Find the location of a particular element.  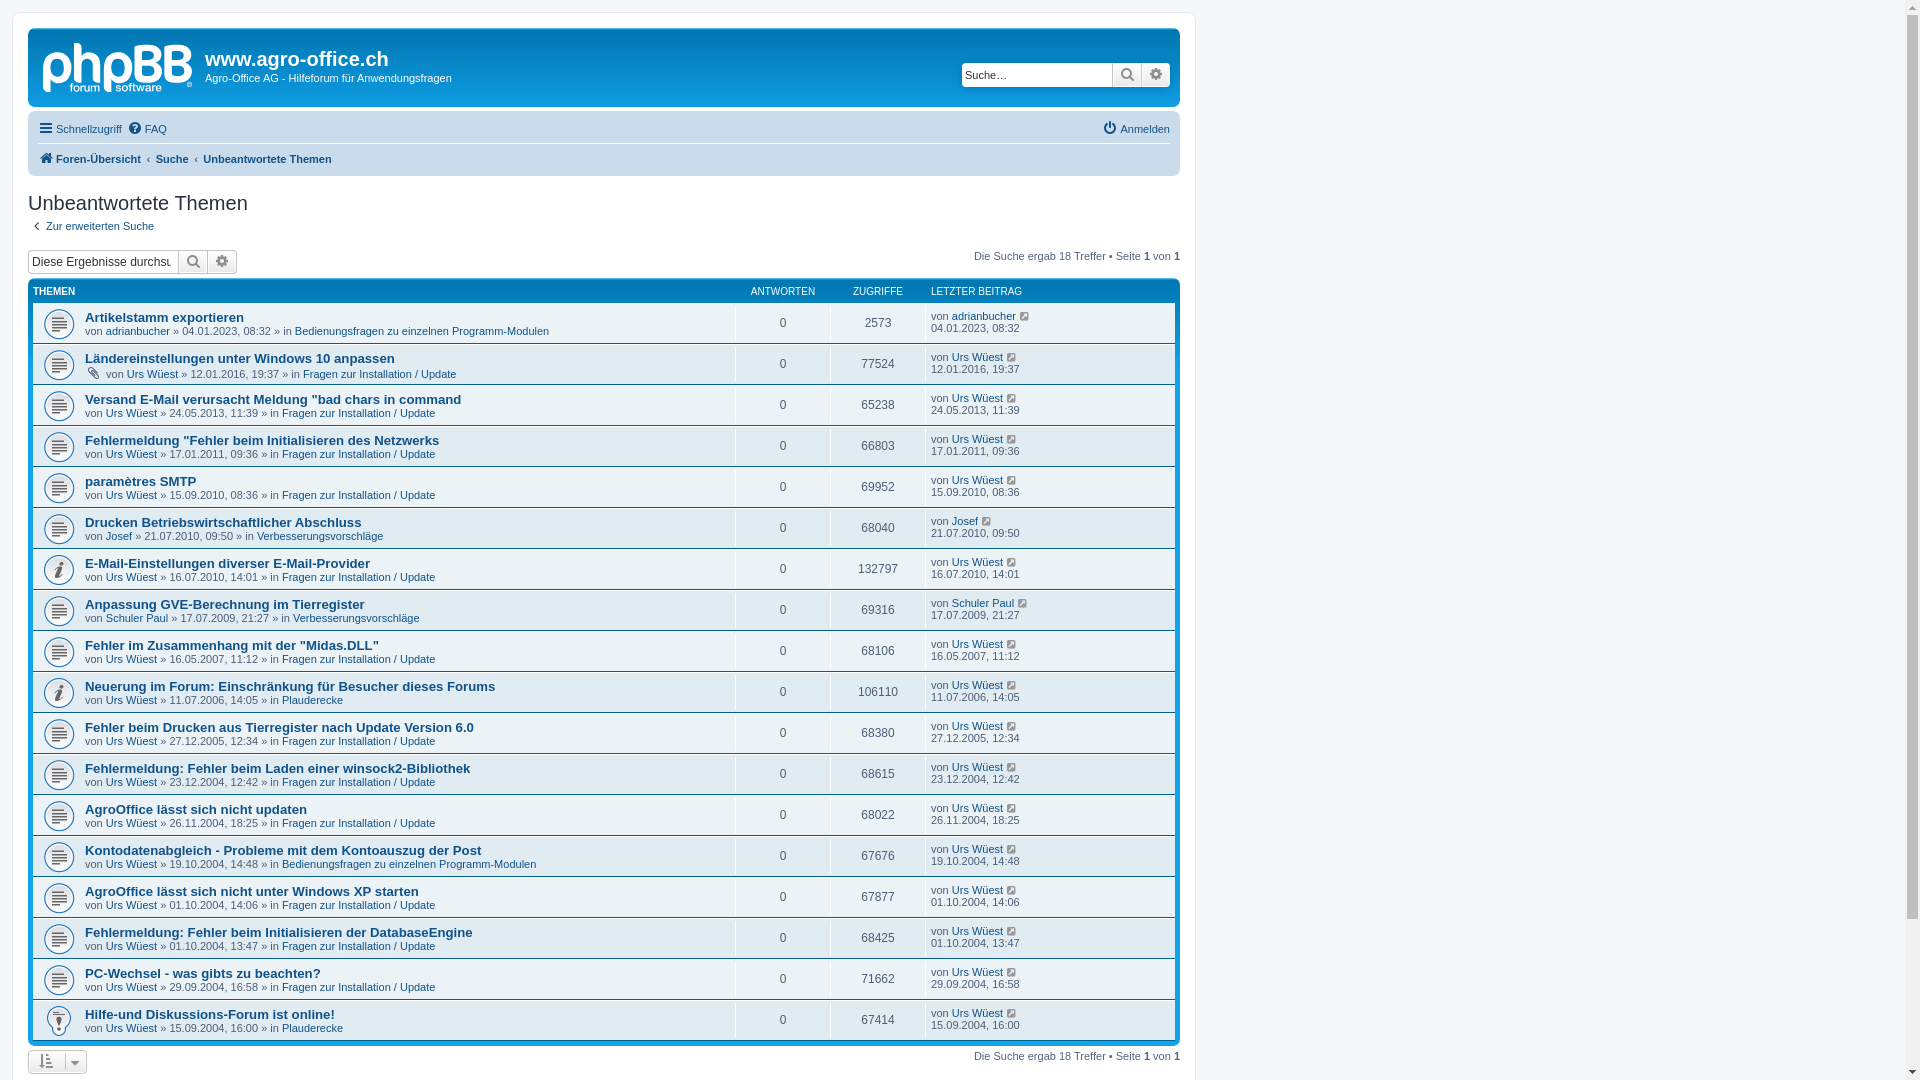

'Fragen zur Installation / Update' is located at coordinates (379, 374).